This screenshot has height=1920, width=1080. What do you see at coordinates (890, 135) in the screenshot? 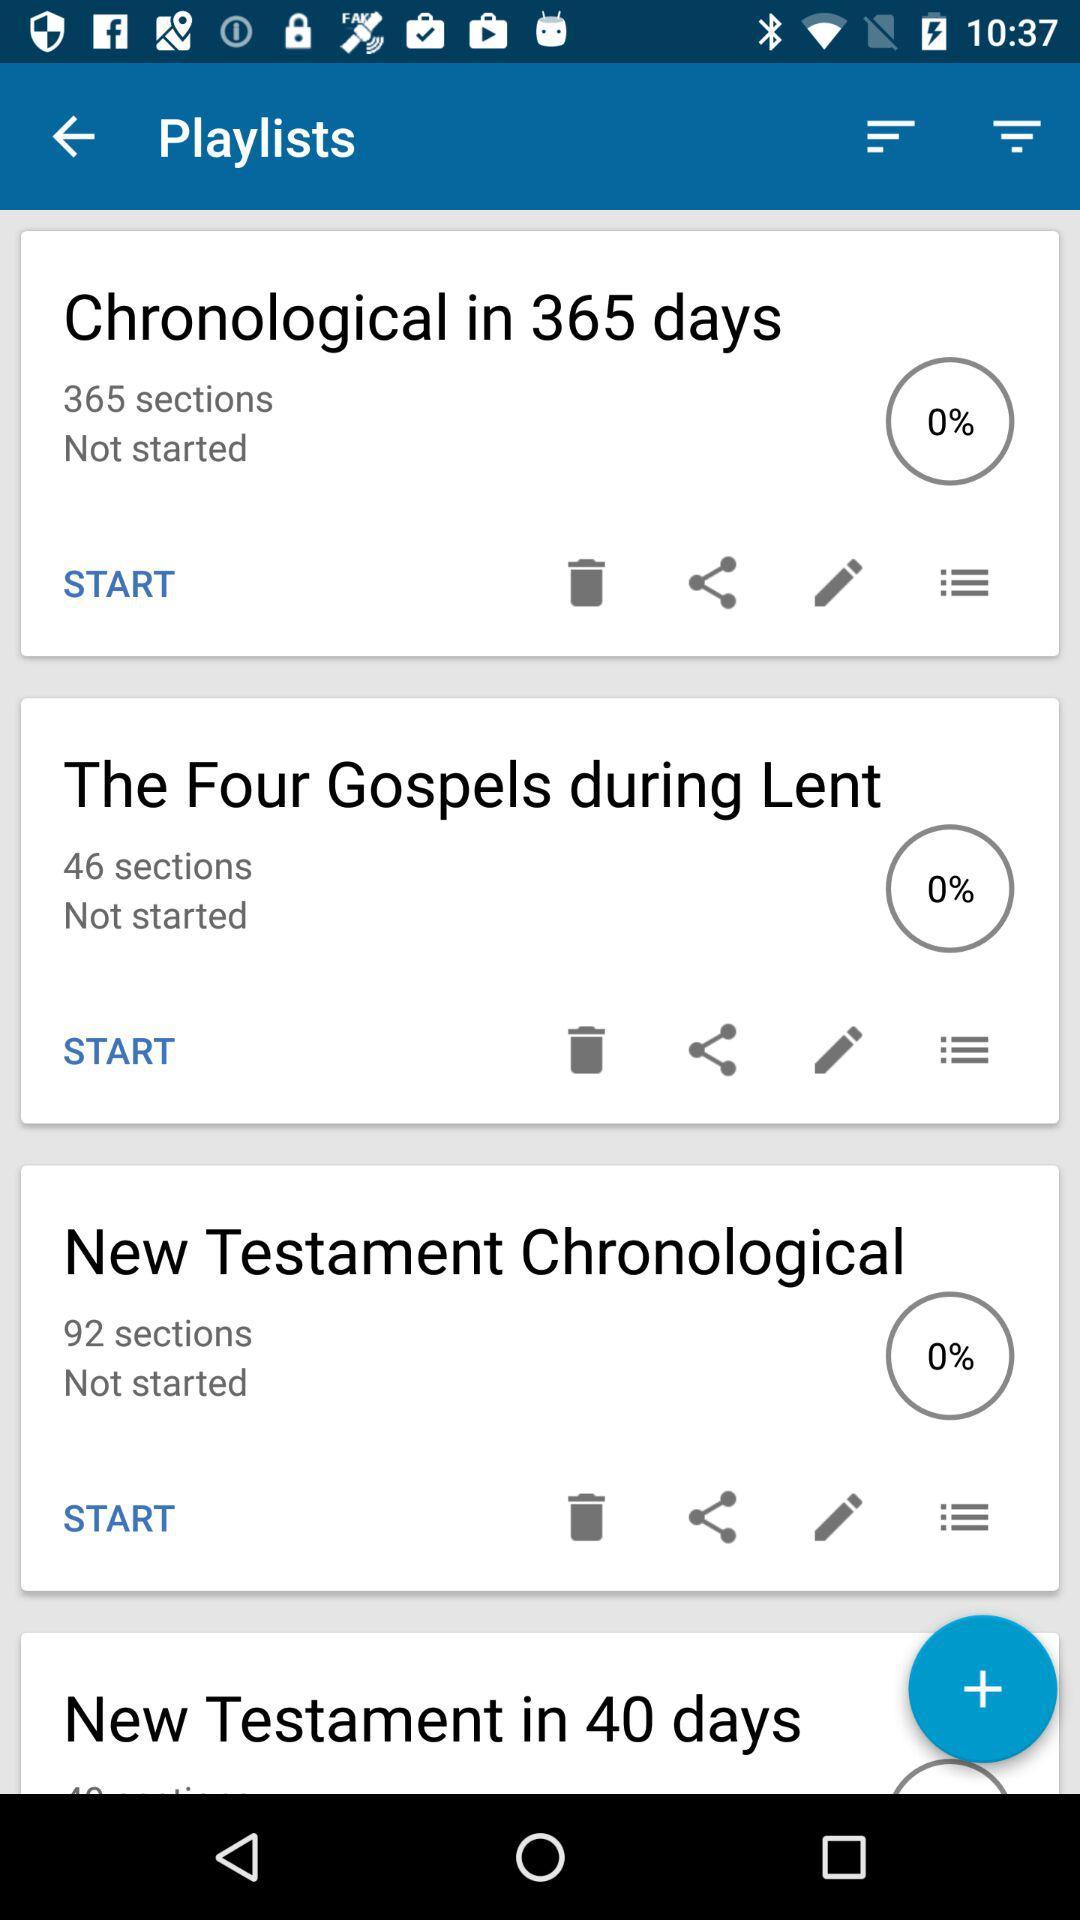
I see `the app to the right of the playlists` at bounding box center [890, 135].